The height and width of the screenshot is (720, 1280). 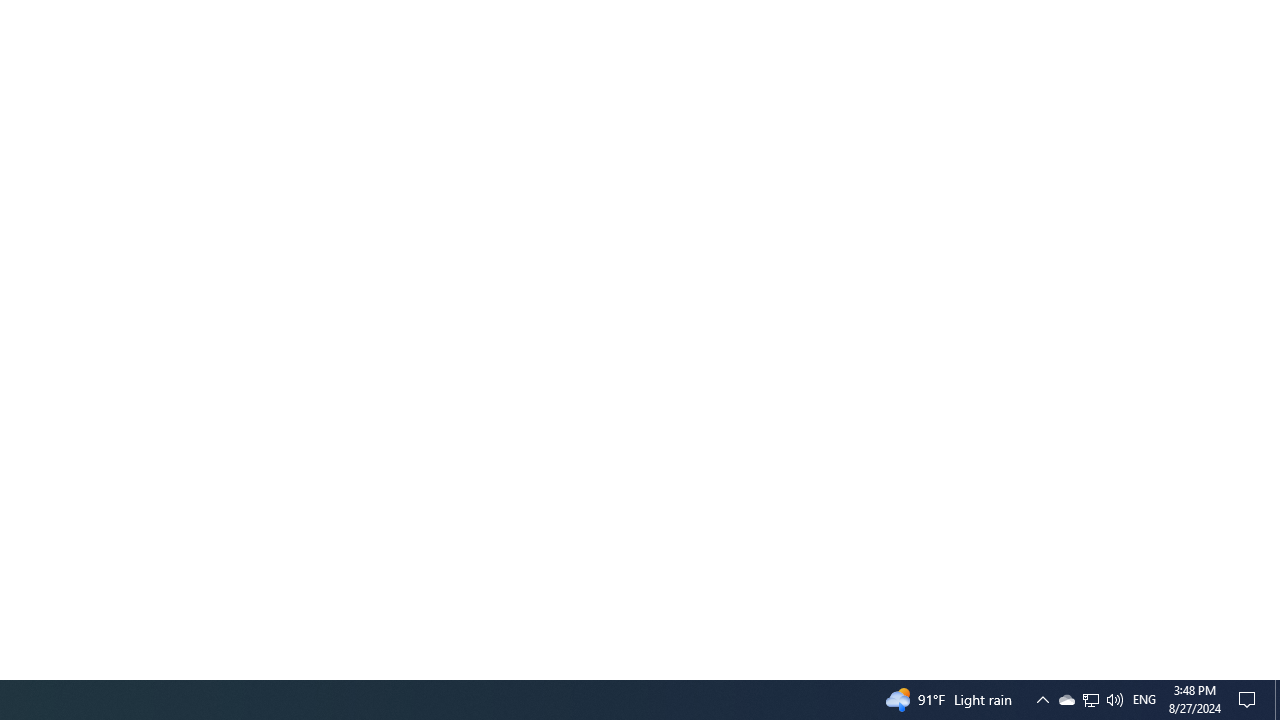 What do you see at coordinates (1144, 698) in the screenshot?
I see `'Tray Input Indicator - English (United States)'` at bounding box center [1144, 698].